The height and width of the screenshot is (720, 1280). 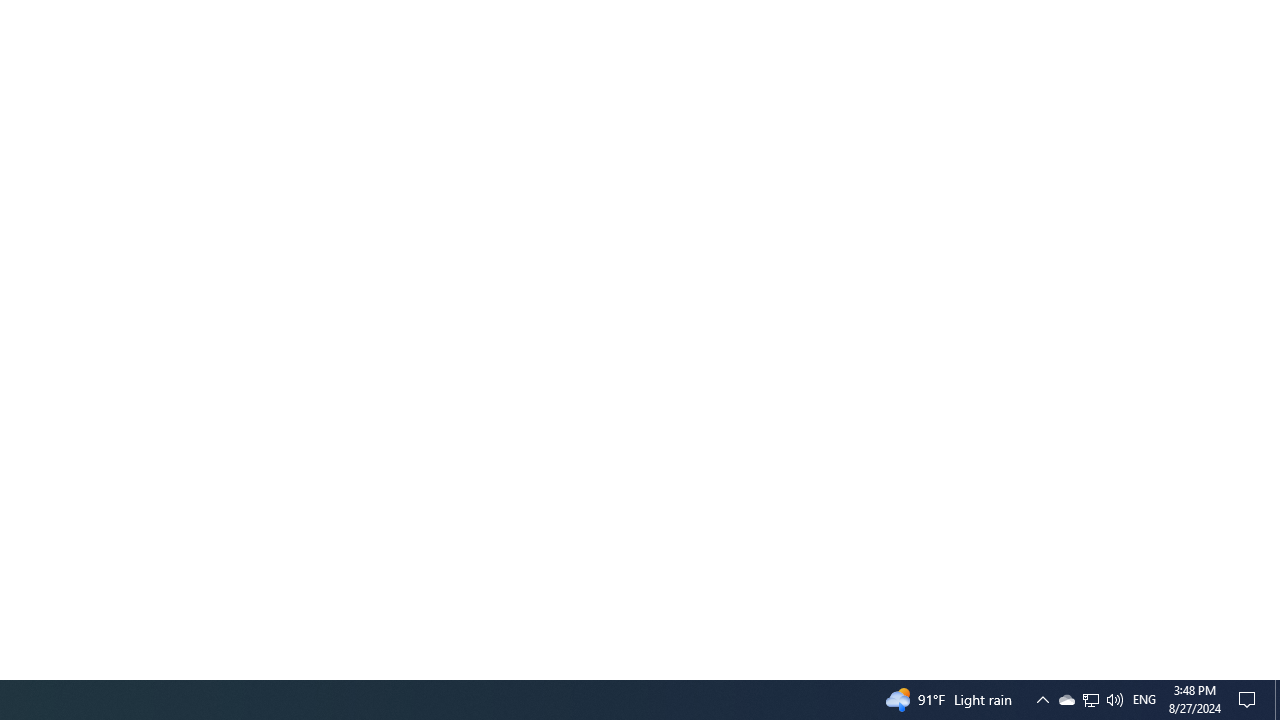 What do you see at coordinates (1144, 698) in the screenshot?
I see `'Tray Input Indicator - English (United States)'` at bounding box center [1144, 698].